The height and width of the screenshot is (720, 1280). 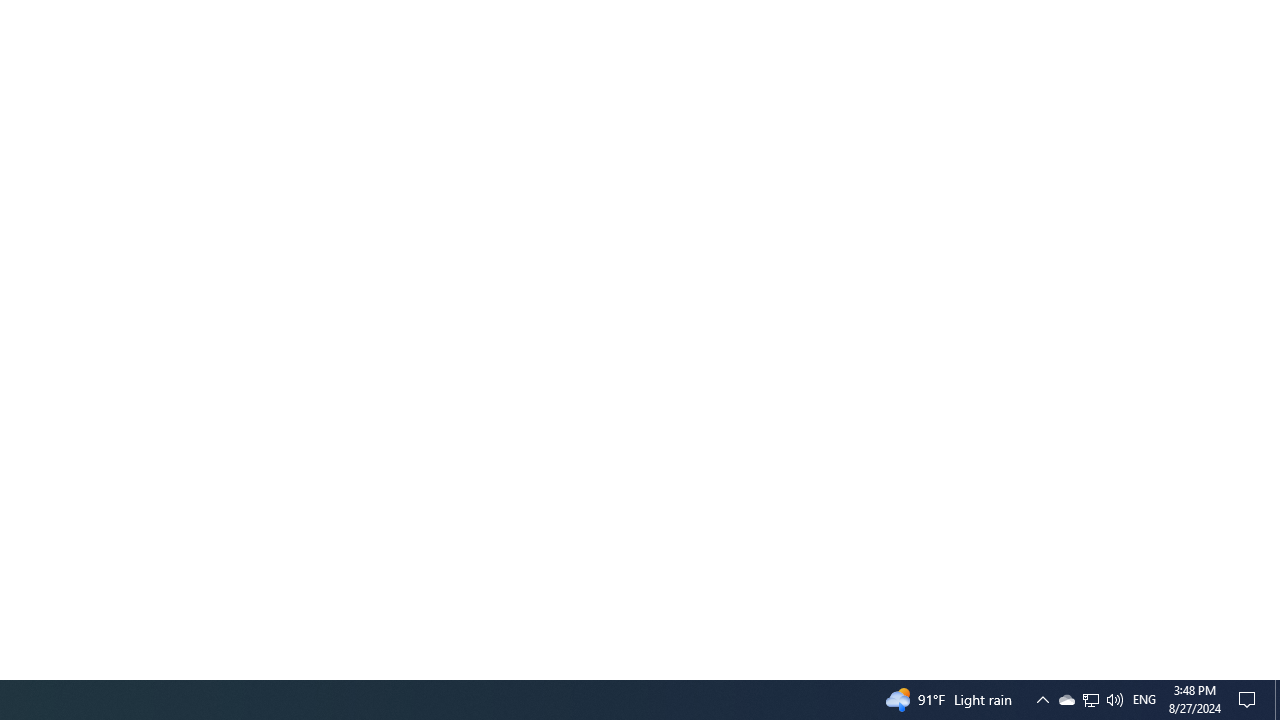 What do you see at coordinates (1144, 698) in the screenshot?
I see `'Tray Input Indicator - English (United States)'` at bounding box center [1144, 698].